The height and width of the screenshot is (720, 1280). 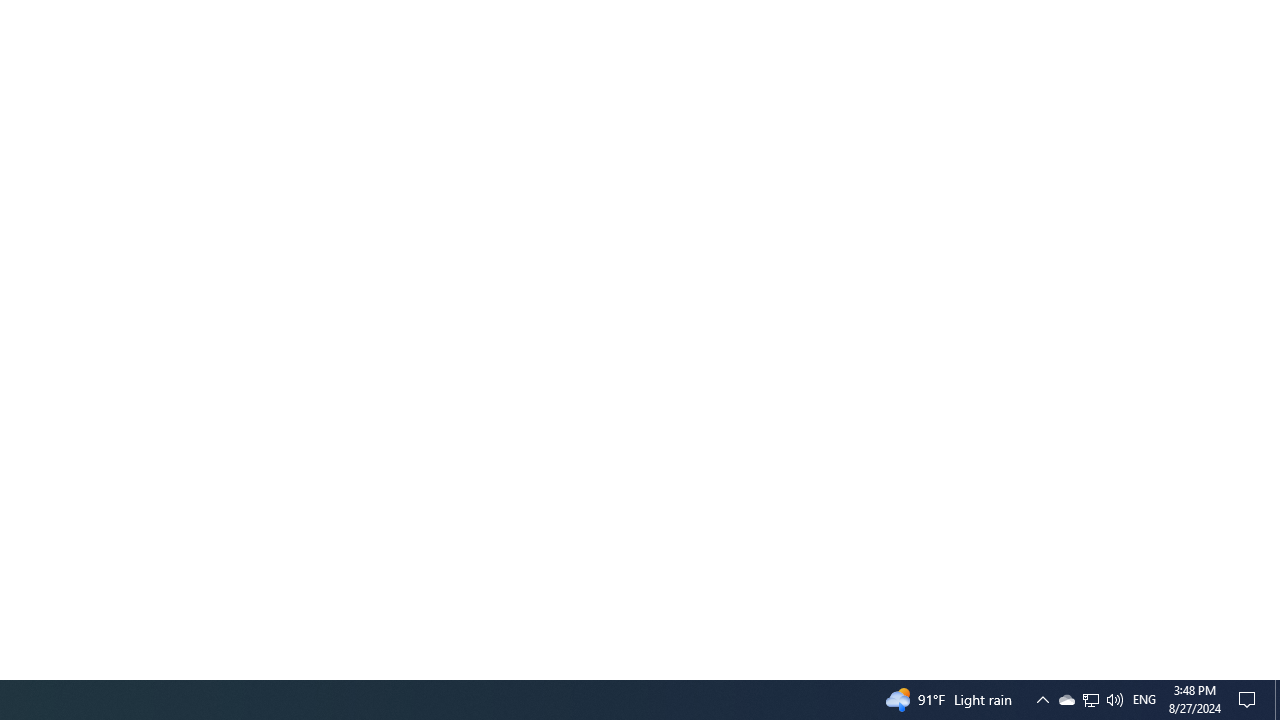 What do you see at coordinates (1144, 698) in the screenshot?
I see `'Tray Input Indicator - English (United States)'` at bounding box center [1144, 698].